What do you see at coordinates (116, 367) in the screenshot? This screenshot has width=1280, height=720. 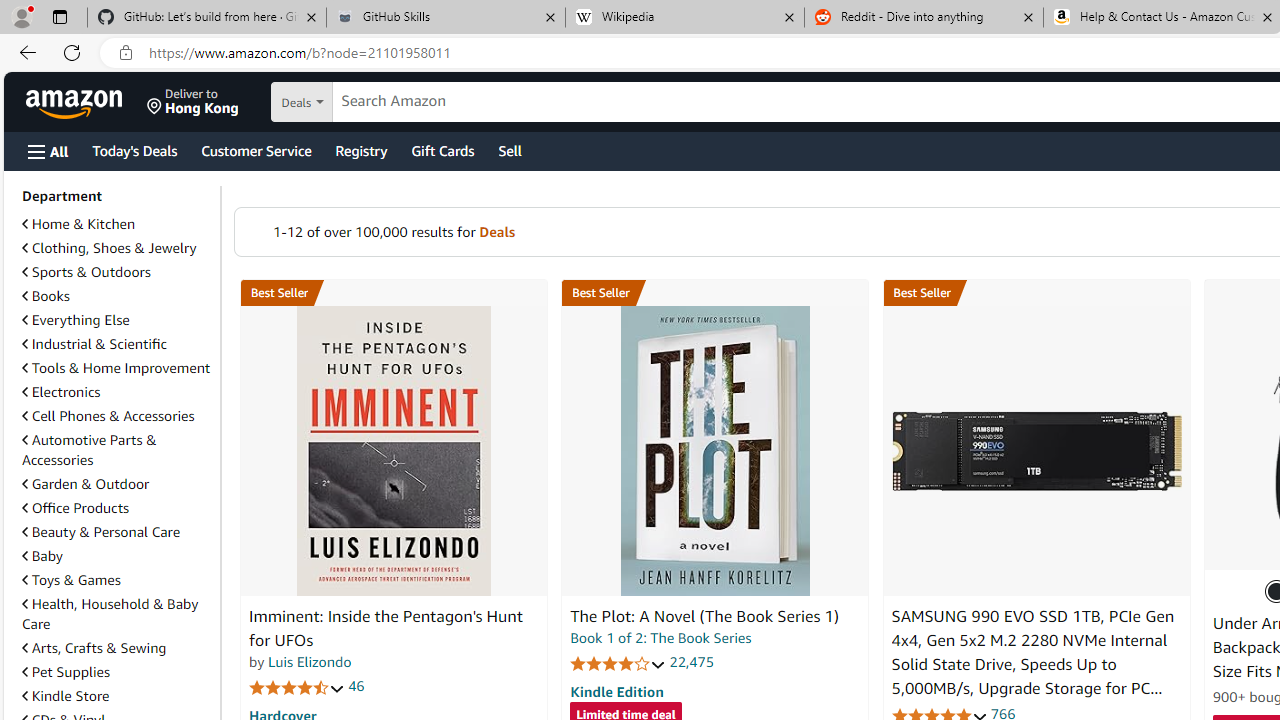 I see `'Tools & Home Improvement'` at bounding box center [116, 367].